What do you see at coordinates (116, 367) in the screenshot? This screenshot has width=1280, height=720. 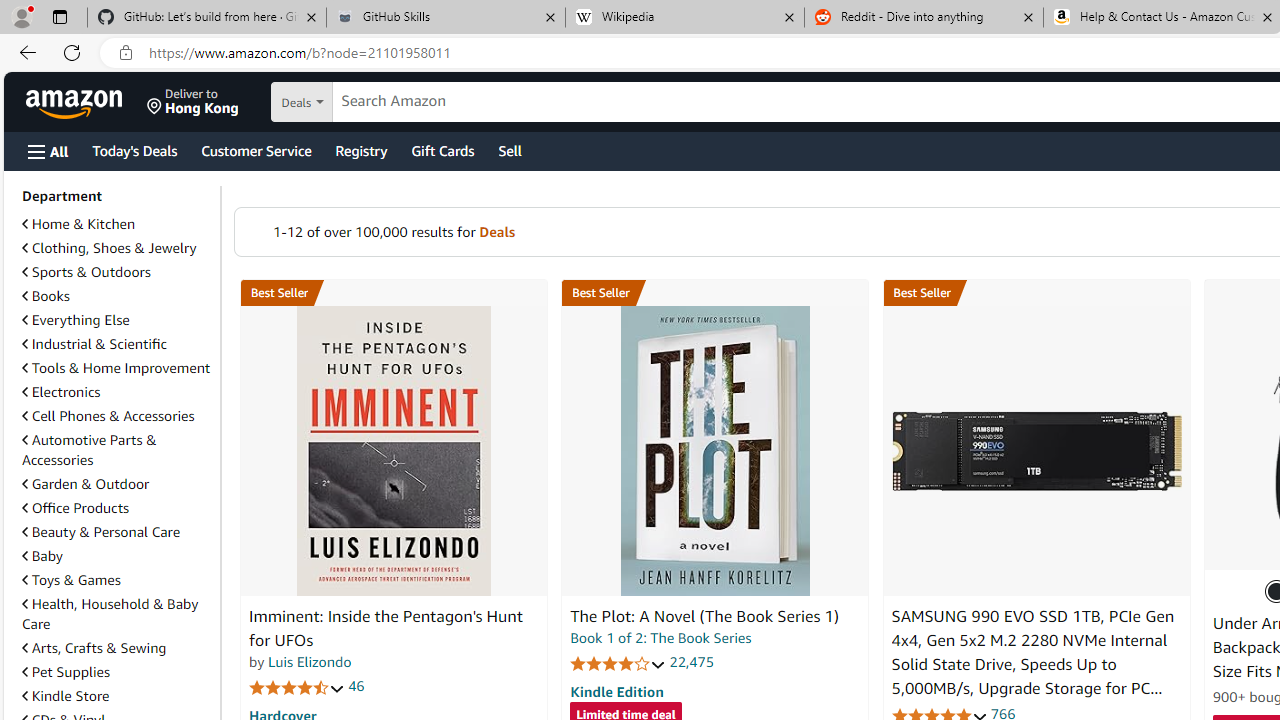 I see `'Tools & Home Improvement'` at bounding box center [116, 367].